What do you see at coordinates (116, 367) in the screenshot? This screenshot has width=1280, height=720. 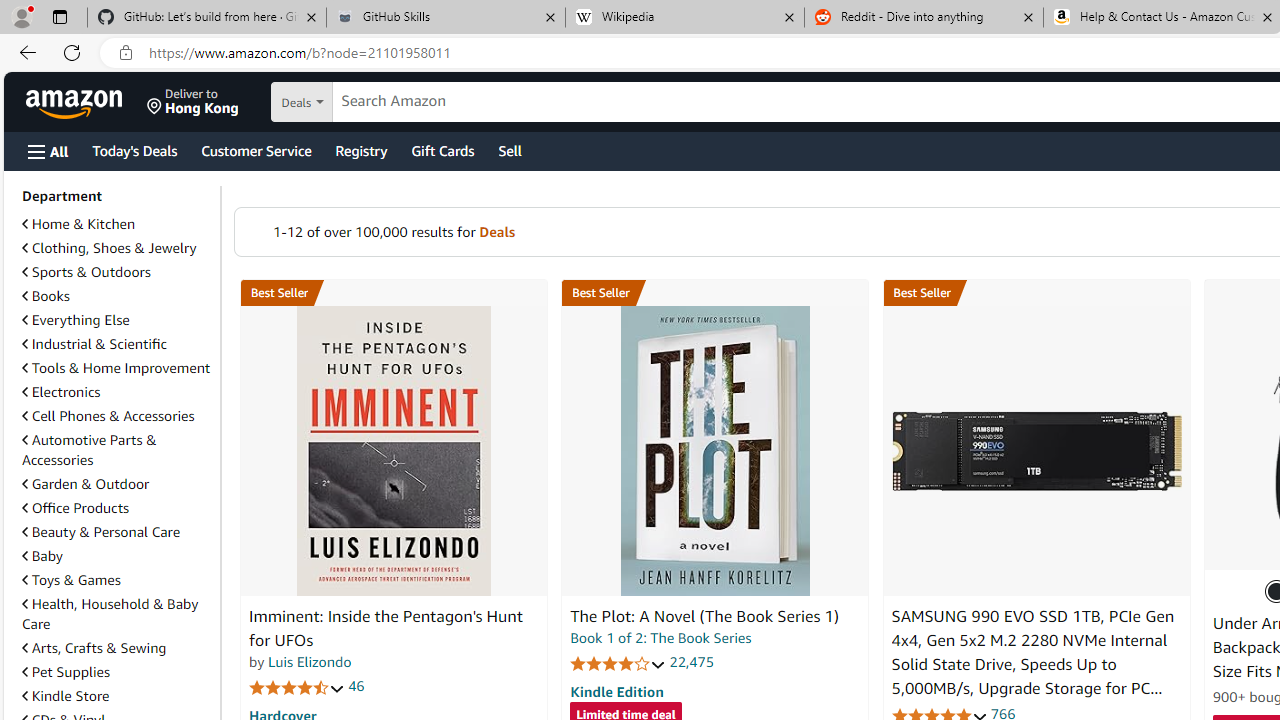 I see `'Tools & Home Improvement'` at bounding box center [116, 367].